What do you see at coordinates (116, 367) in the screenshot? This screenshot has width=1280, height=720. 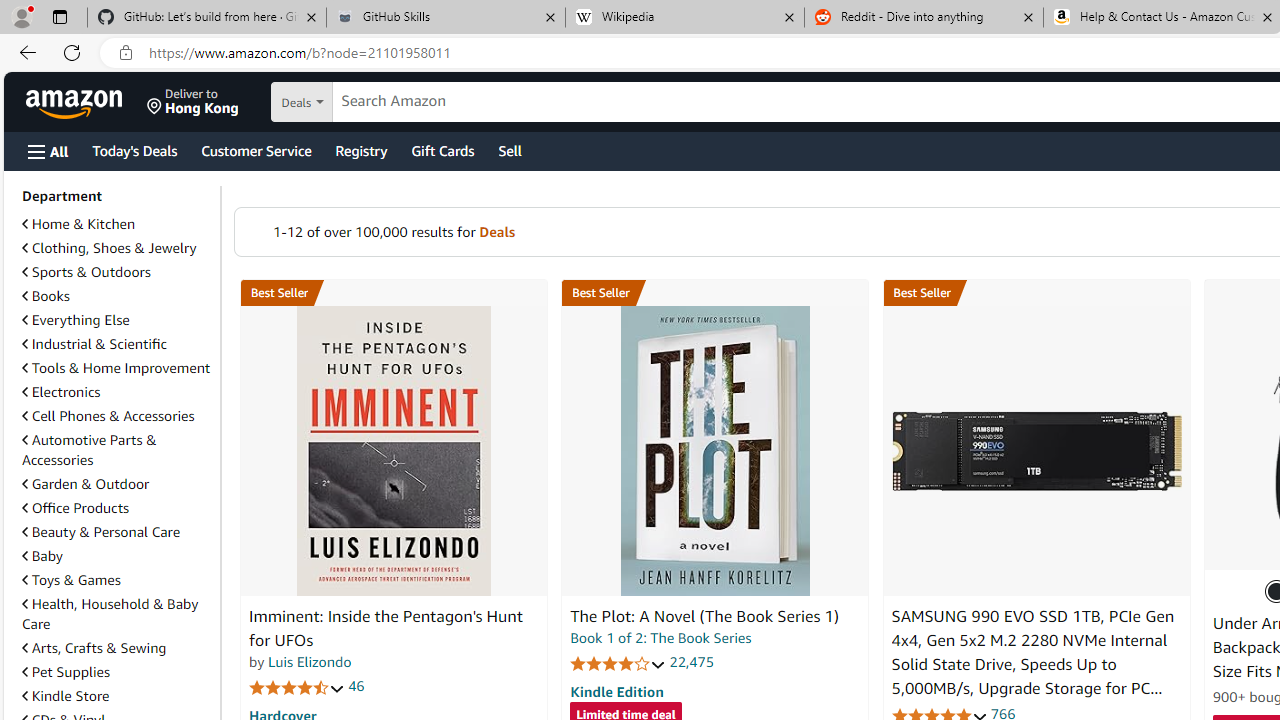 I see `'Tools & Home Improvement'` at bounding box center [116, 367].